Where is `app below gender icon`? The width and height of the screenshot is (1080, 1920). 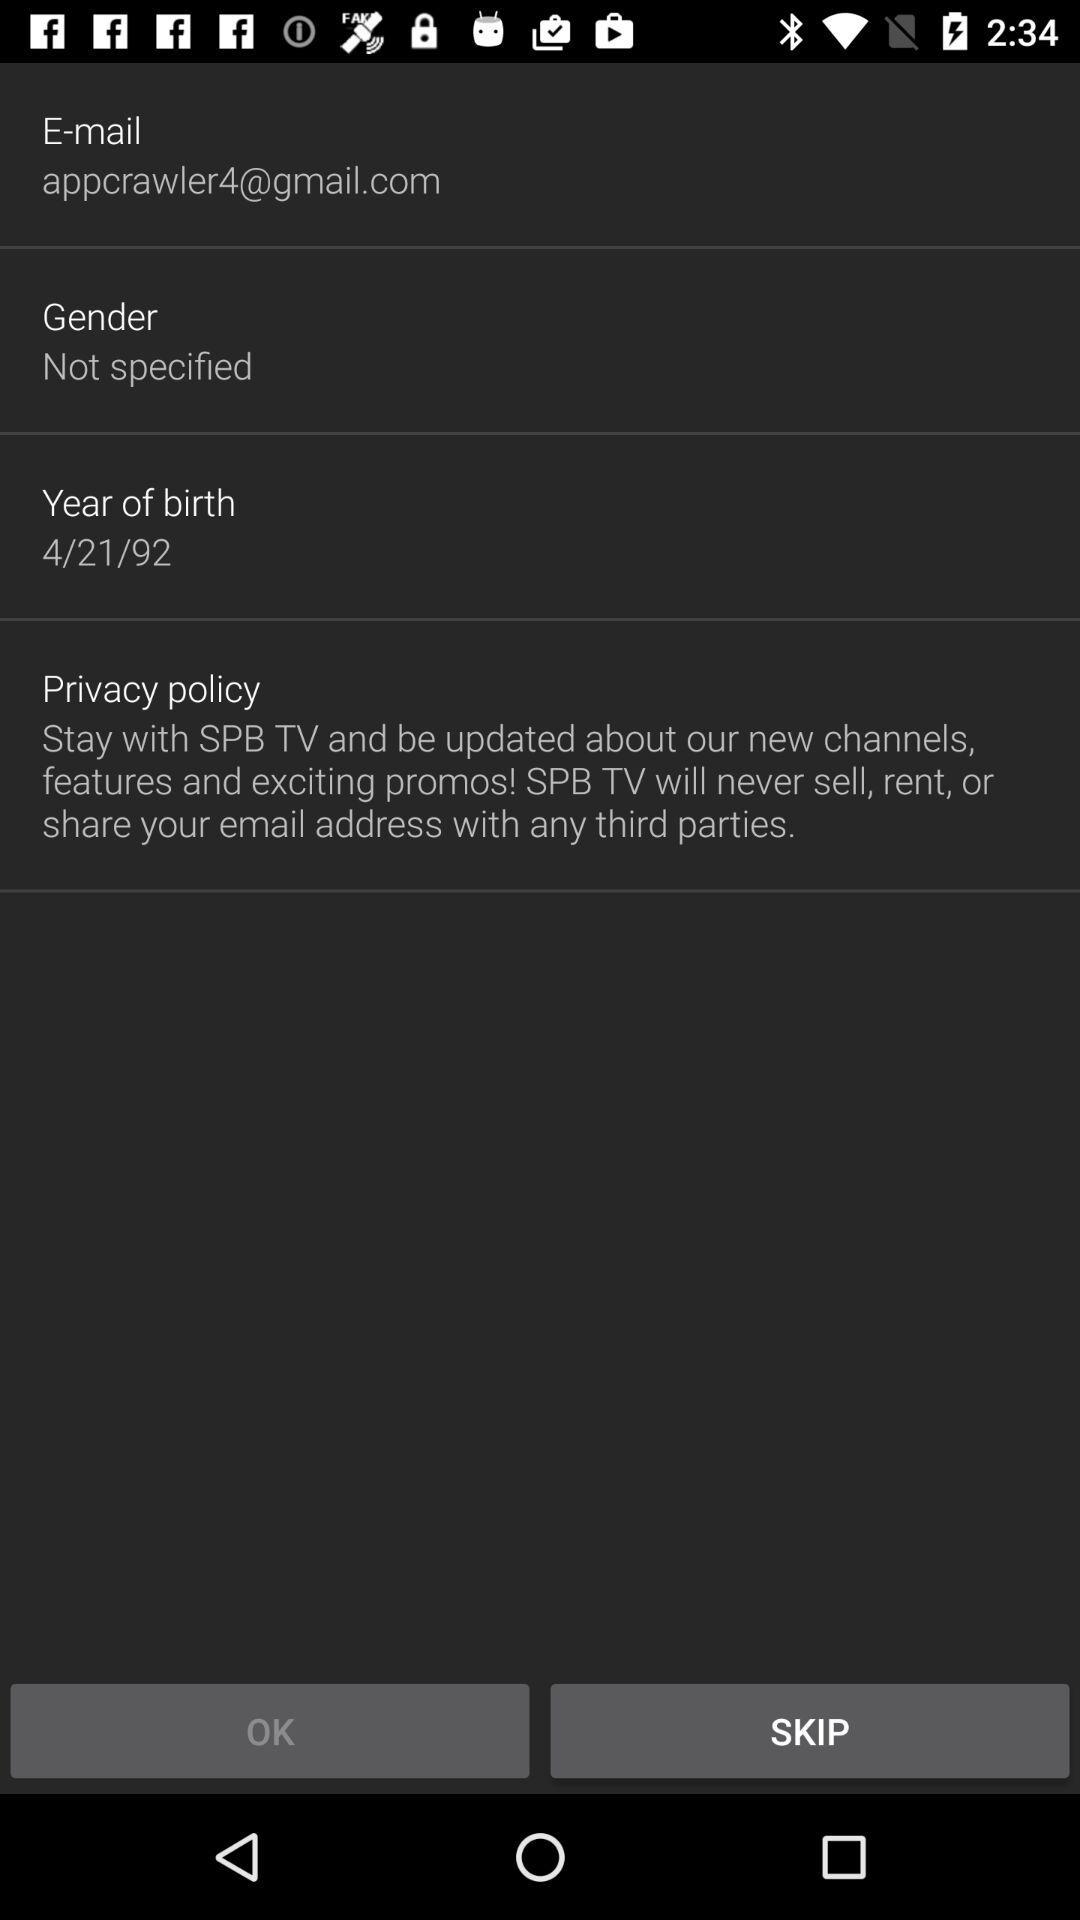
app below gender icon is located at coordinates (146, 365).